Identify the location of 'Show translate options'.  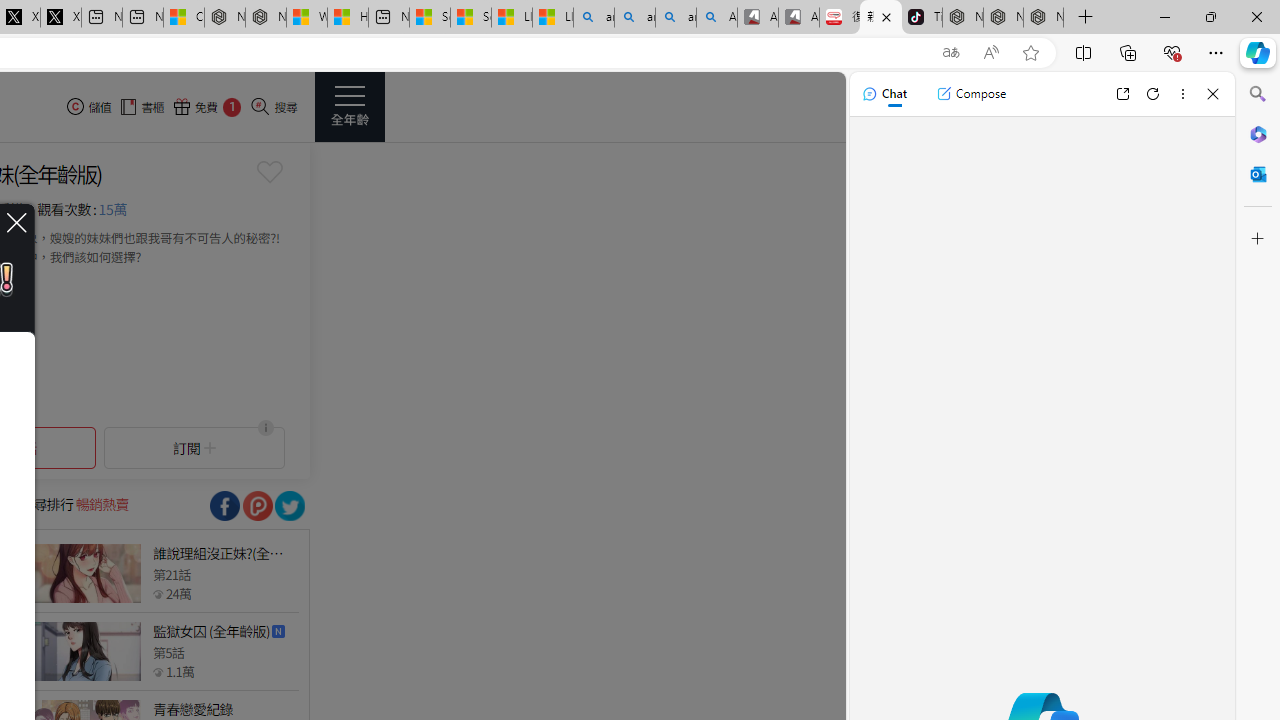
(950, 52).